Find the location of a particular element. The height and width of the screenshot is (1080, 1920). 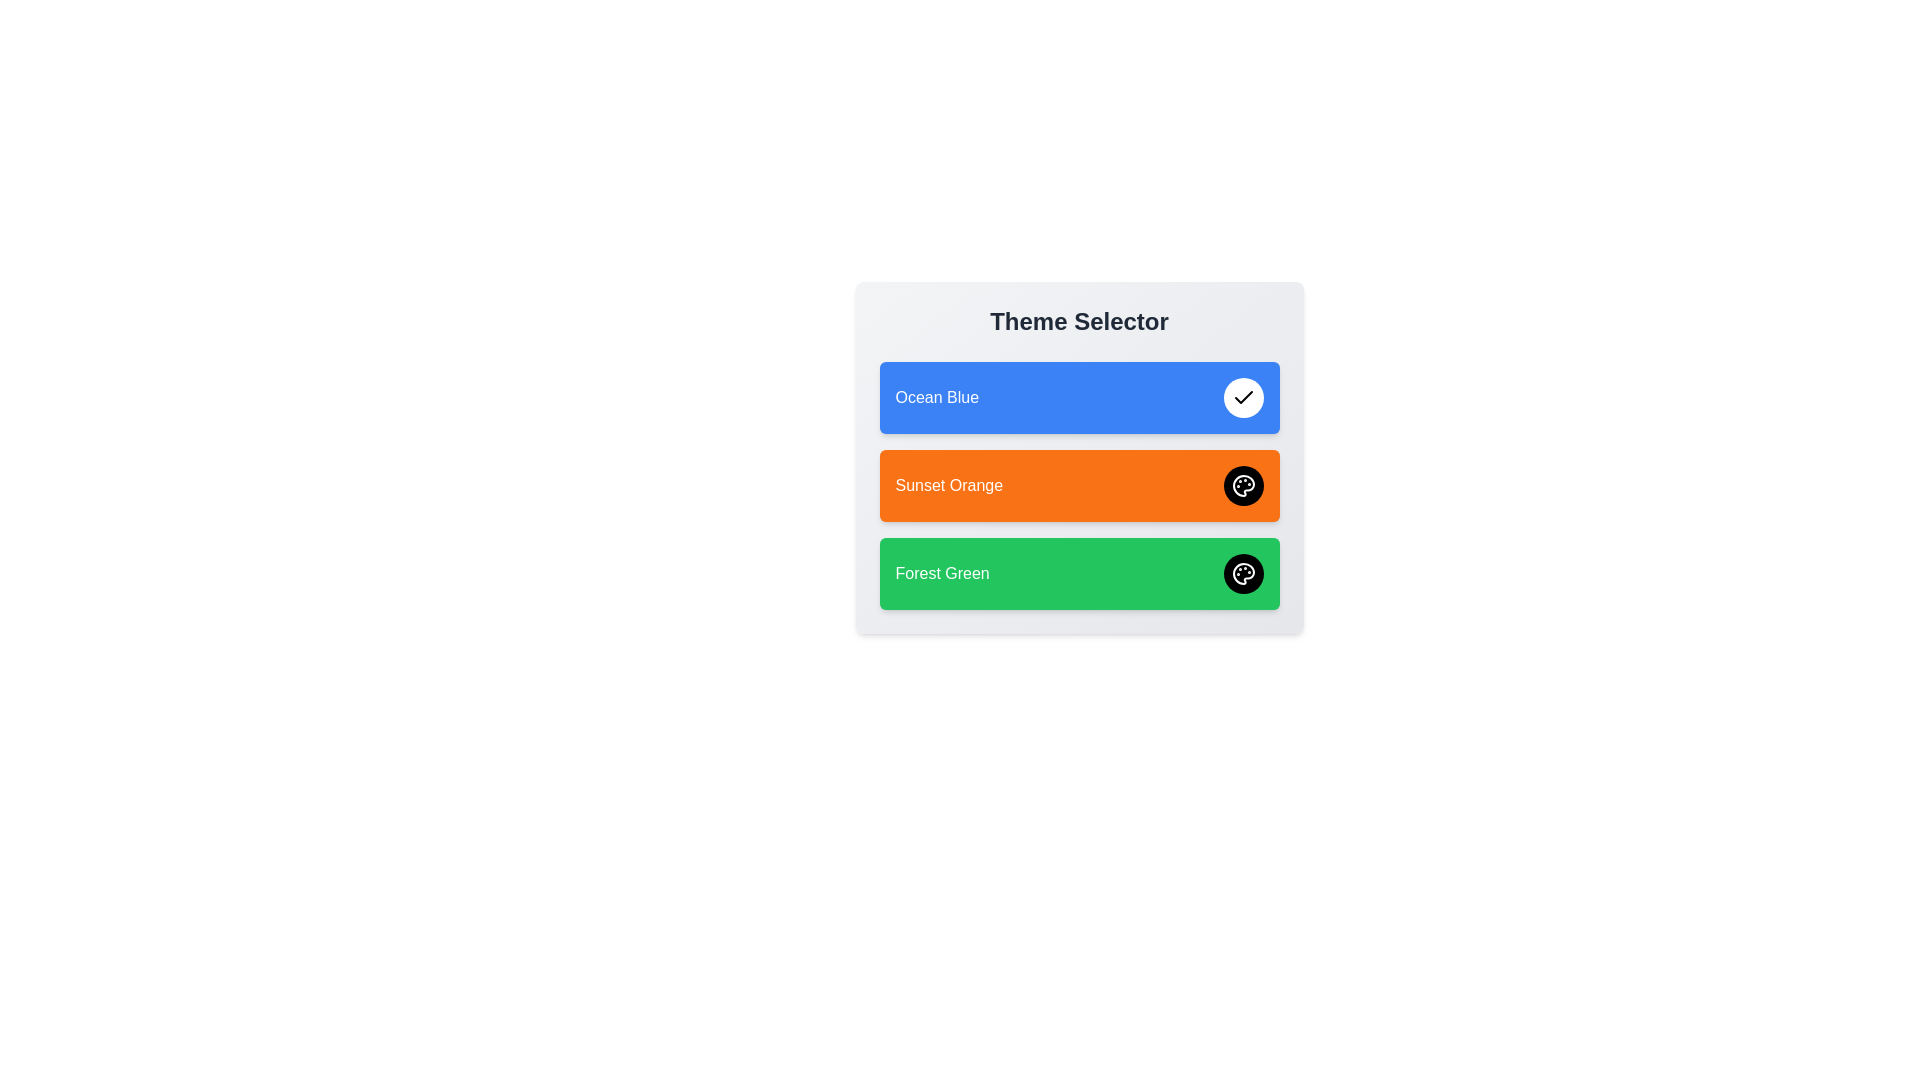

the theme Ocean Blue to inspect its visual representation is located at coordinates (1078, 397).